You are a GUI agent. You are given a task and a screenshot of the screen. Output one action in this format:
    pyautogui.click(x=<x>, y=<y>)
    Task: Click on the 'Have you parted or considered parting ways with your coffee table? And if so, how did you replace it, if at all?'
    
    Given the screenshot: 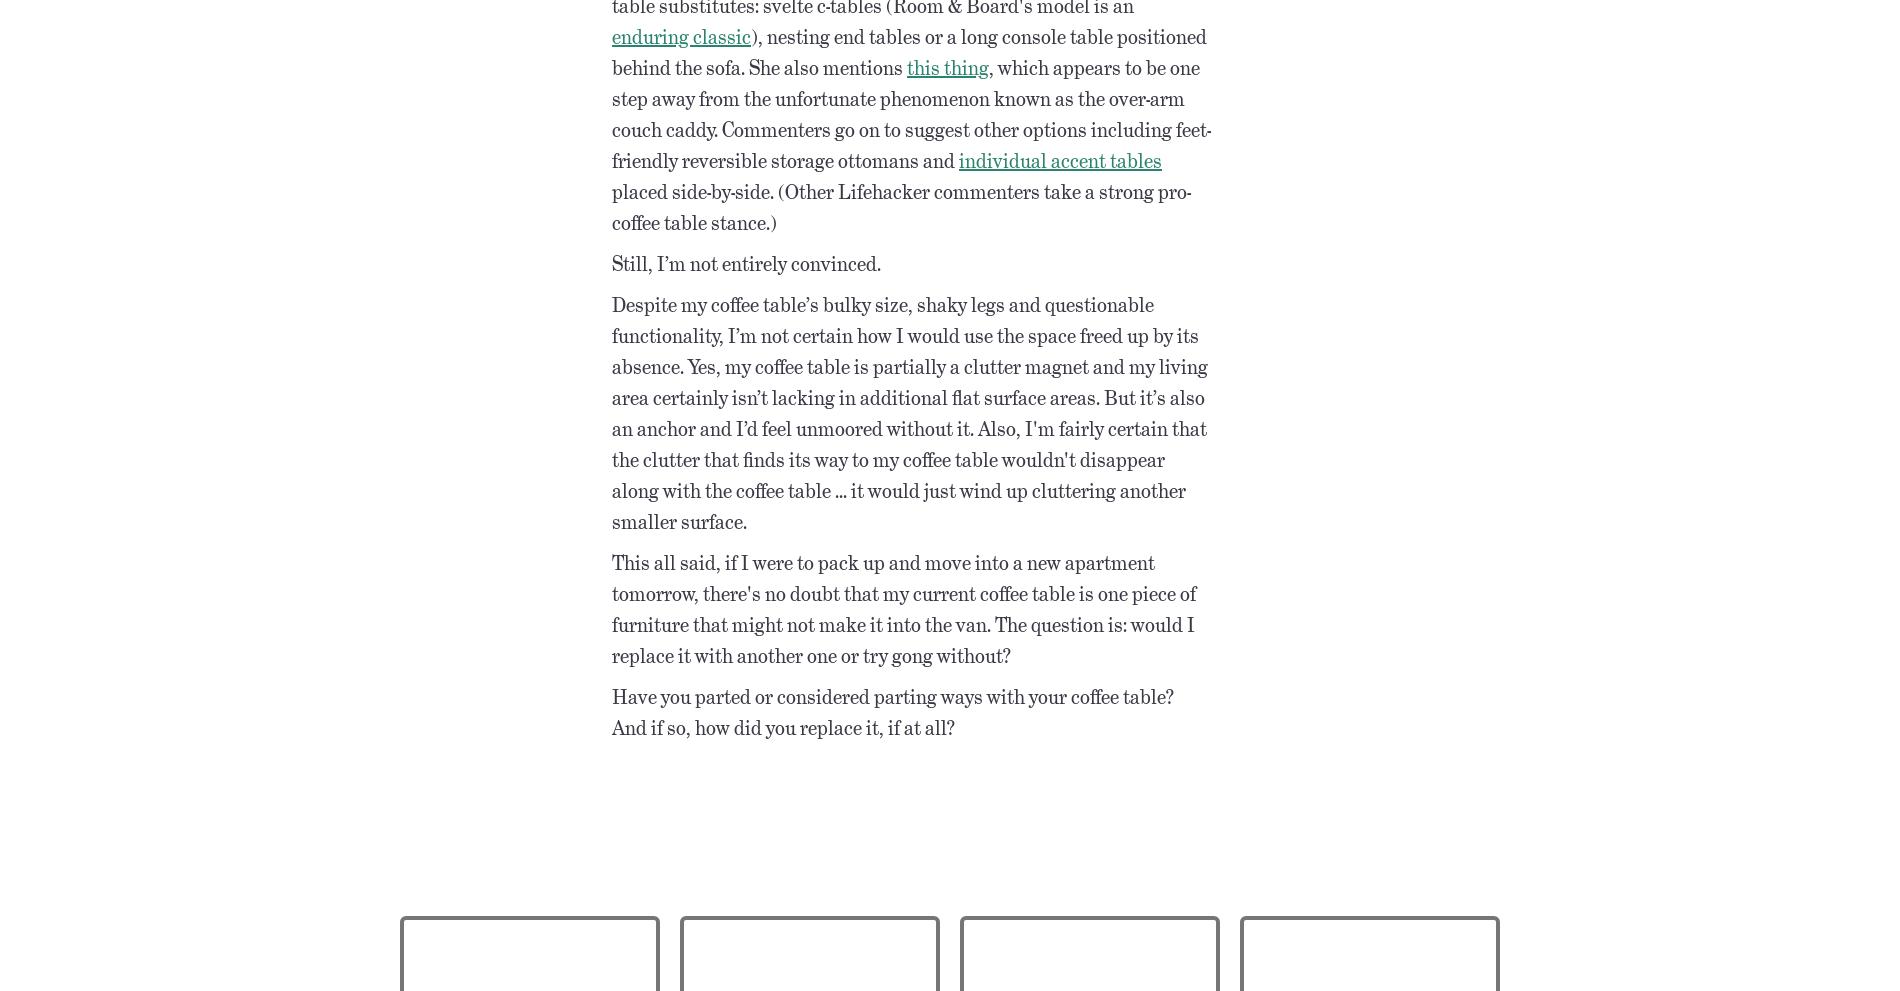 What is the action you would take?
    pyautogui.click(x=892, y=711)
    